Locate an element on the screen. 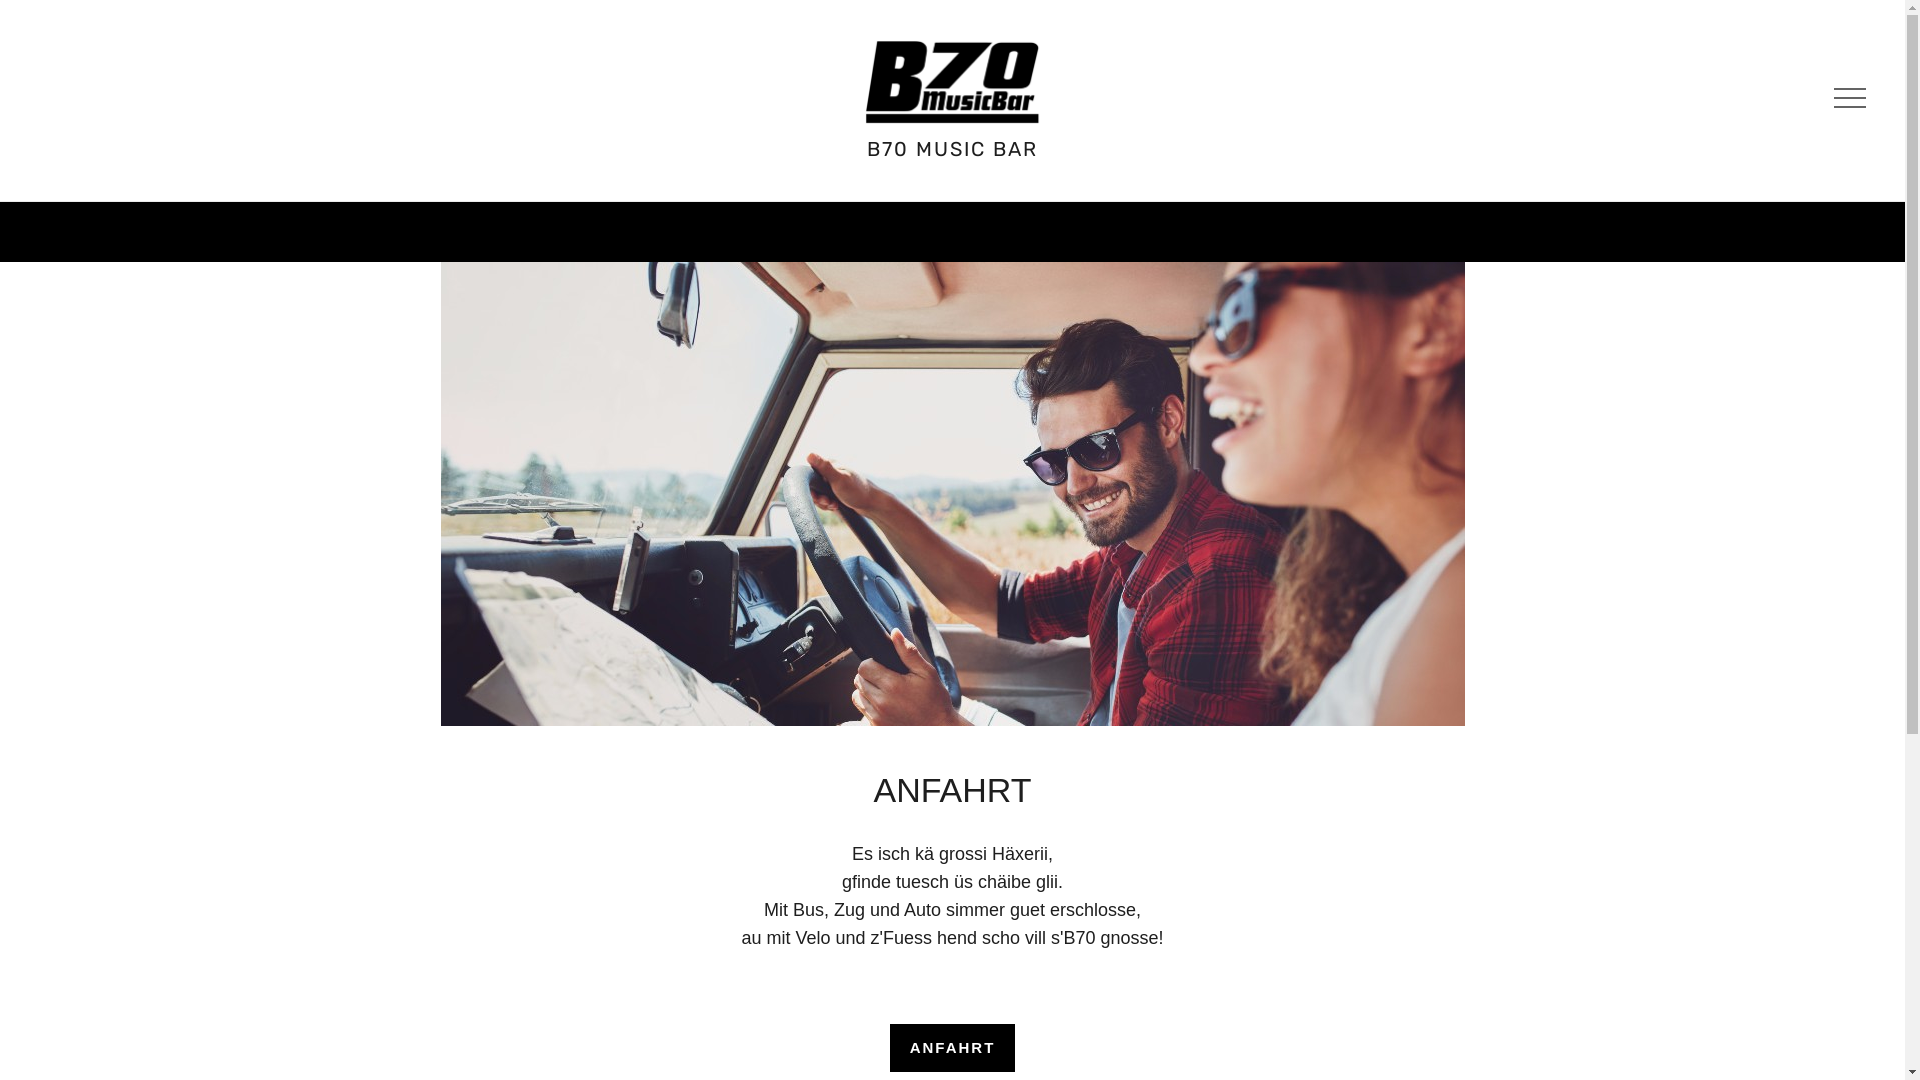 The image size is (1920, 1080). 'MENU' is located at coordinates (1846, 99).